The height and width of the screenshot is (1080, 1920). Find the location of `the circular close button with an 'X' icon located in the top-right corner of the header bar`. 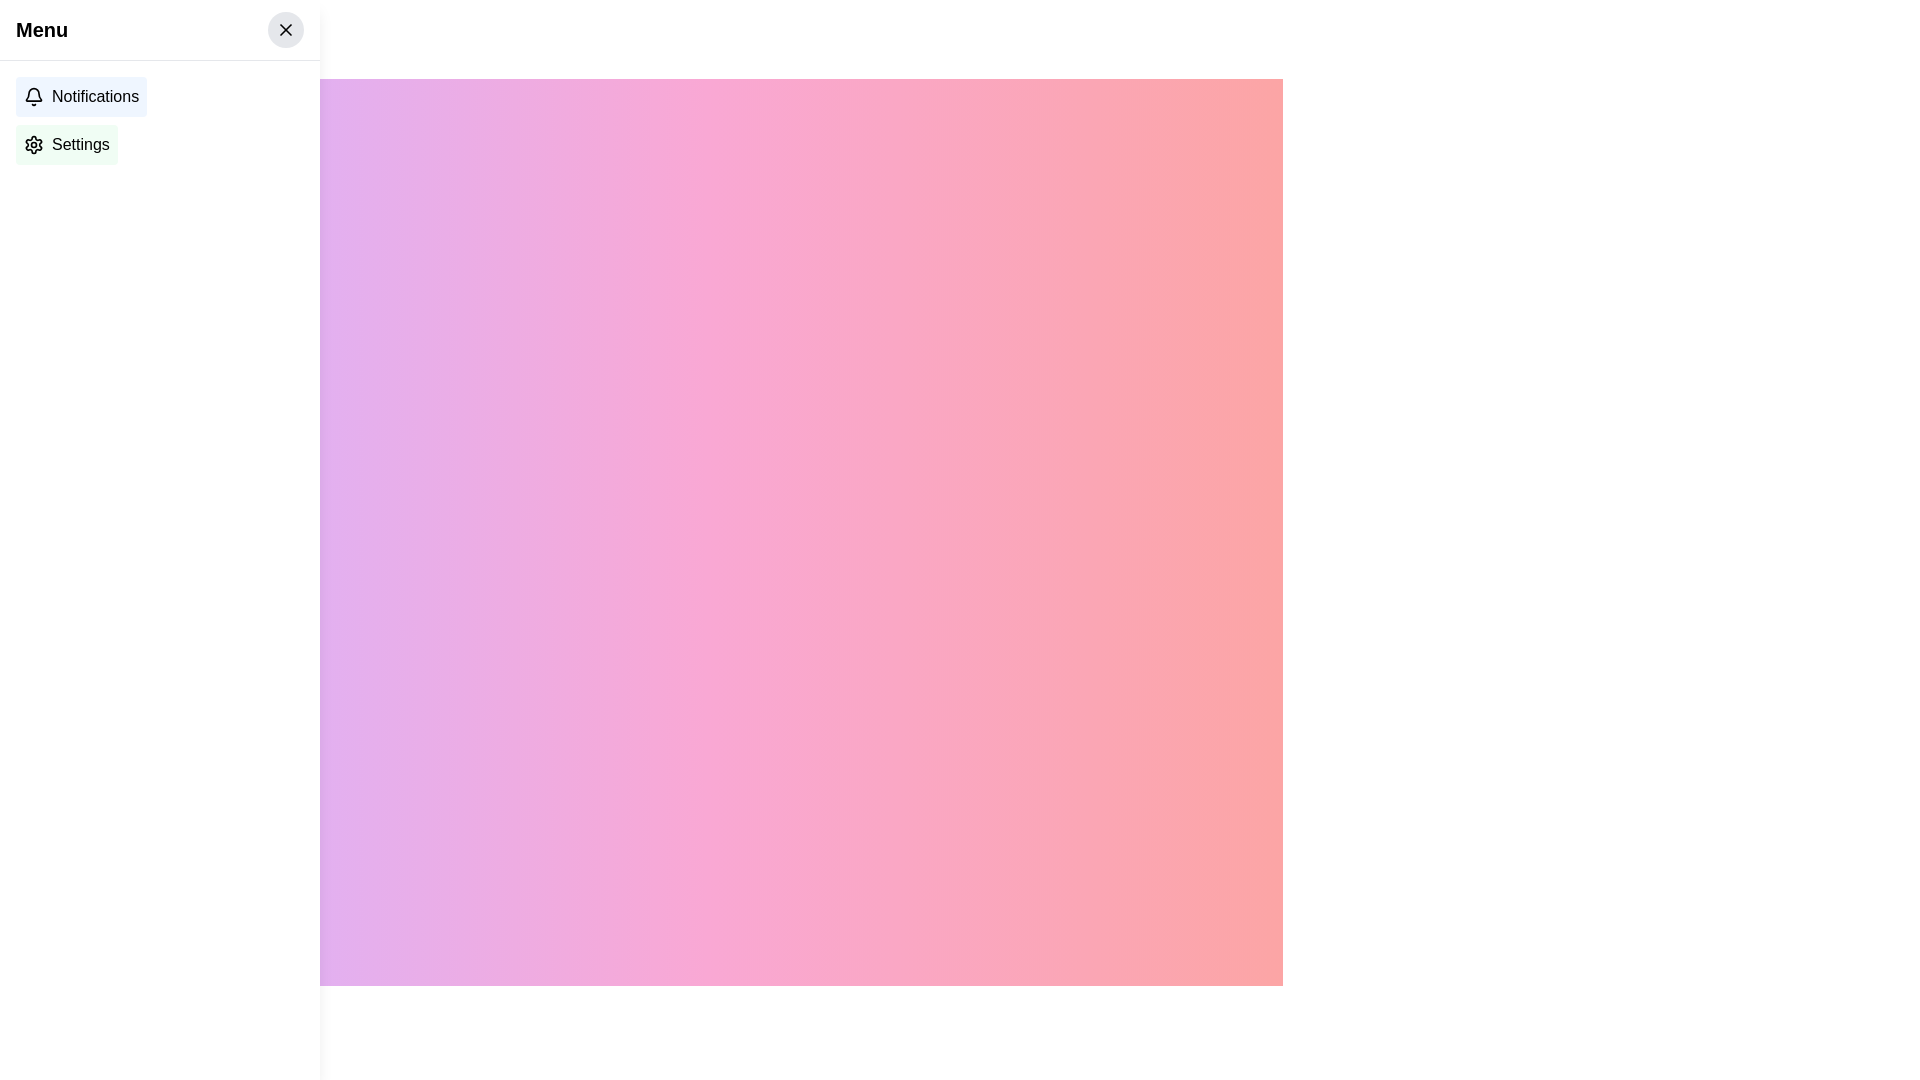

the circular close button with an 'X' icon located in the top-right corner of the header bar is located at coordinates (285, 30).